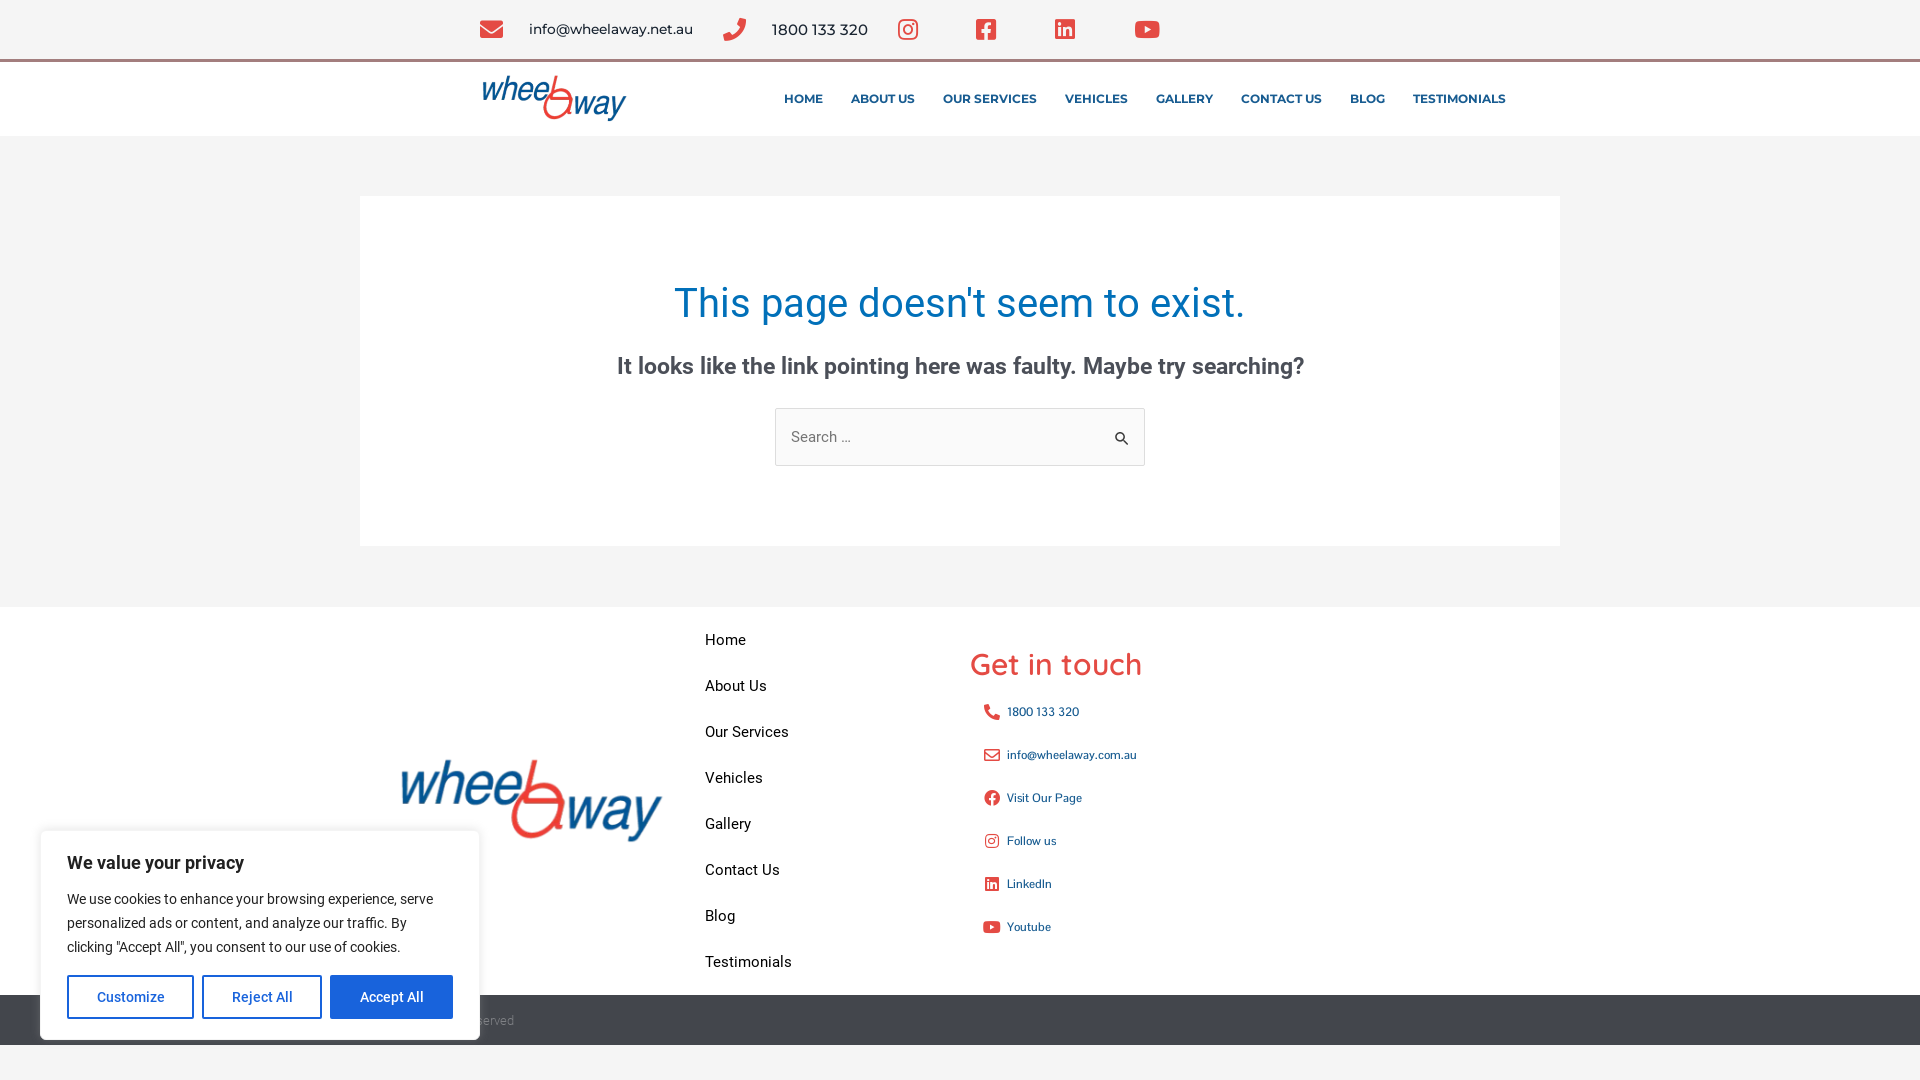 The image size is (1920, 1080). Describe the element at coordinates (1449, 24) in the screenshot. I see `'Github'` at that location.